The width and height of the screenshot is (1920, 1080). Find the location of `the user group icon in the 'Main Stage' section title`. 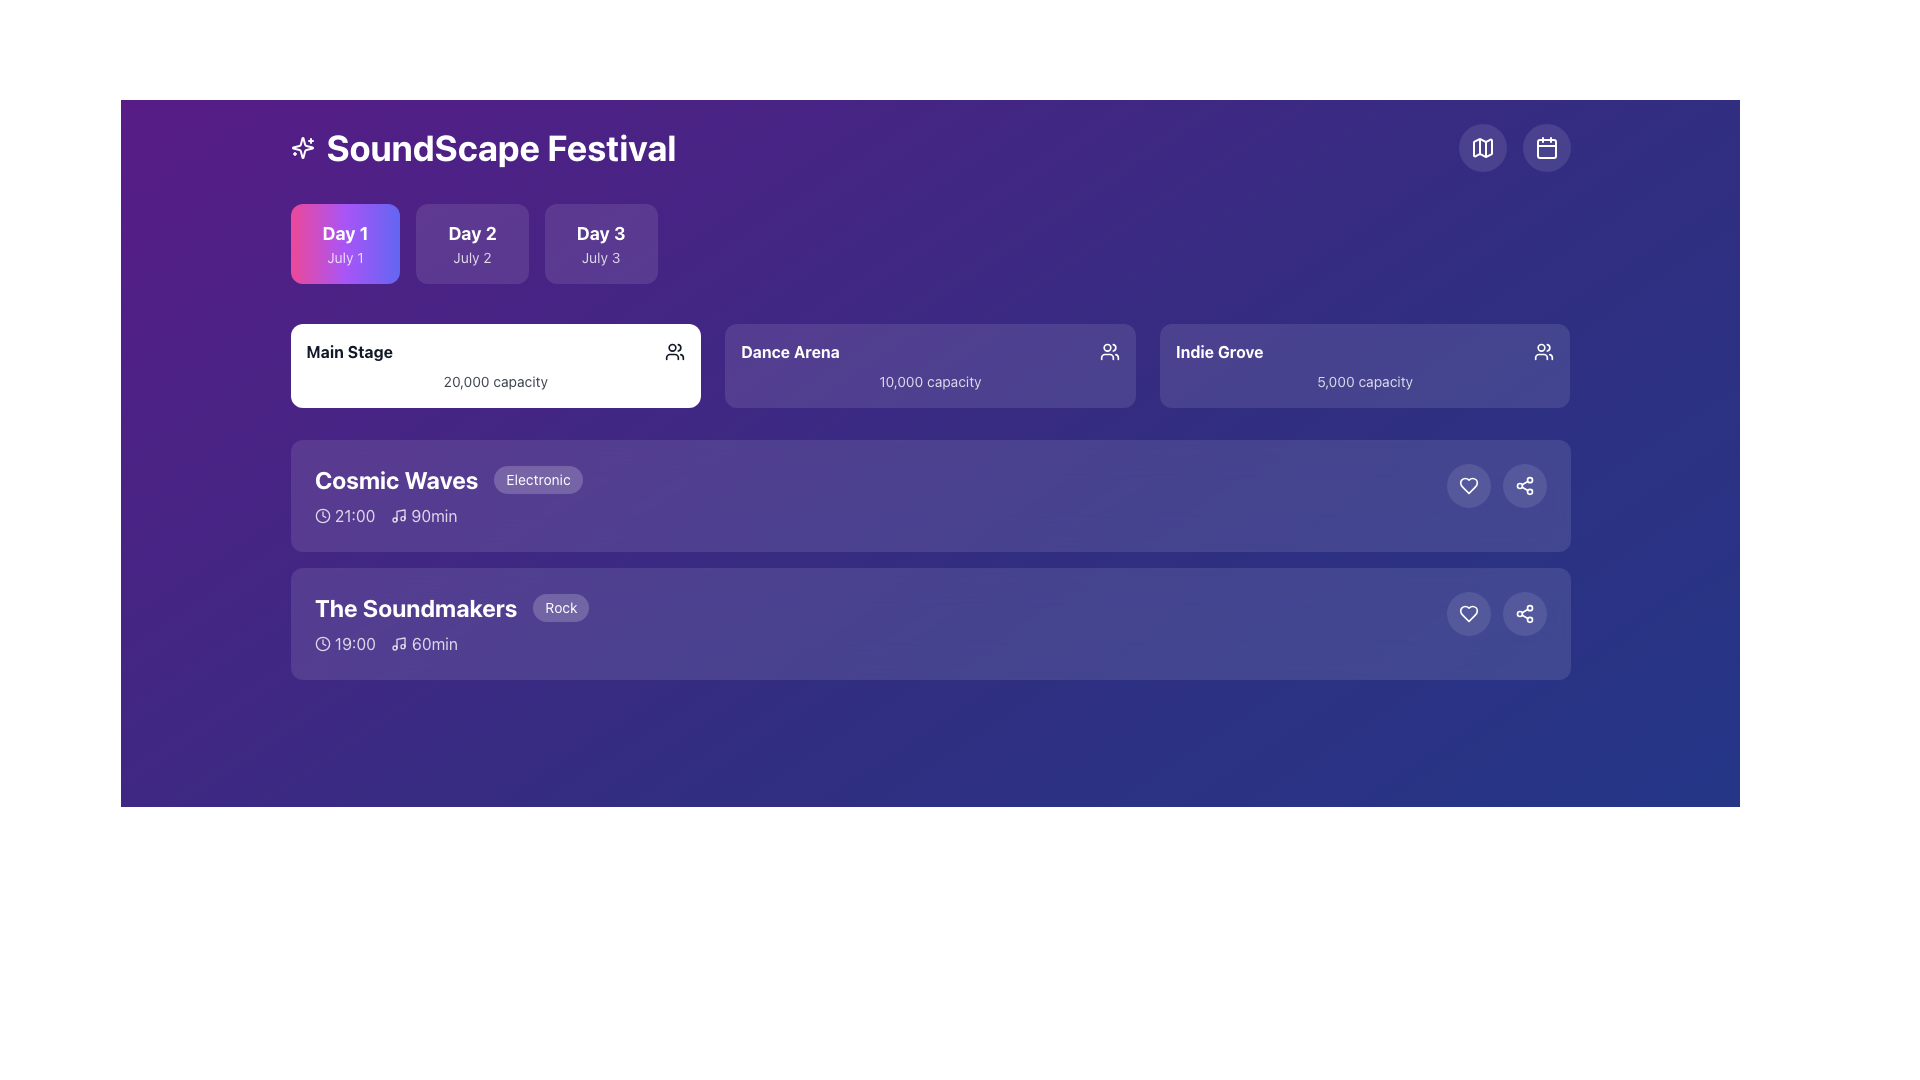

the user group icon in the 'Main Stage' section title is located at coordinates (495, 350).